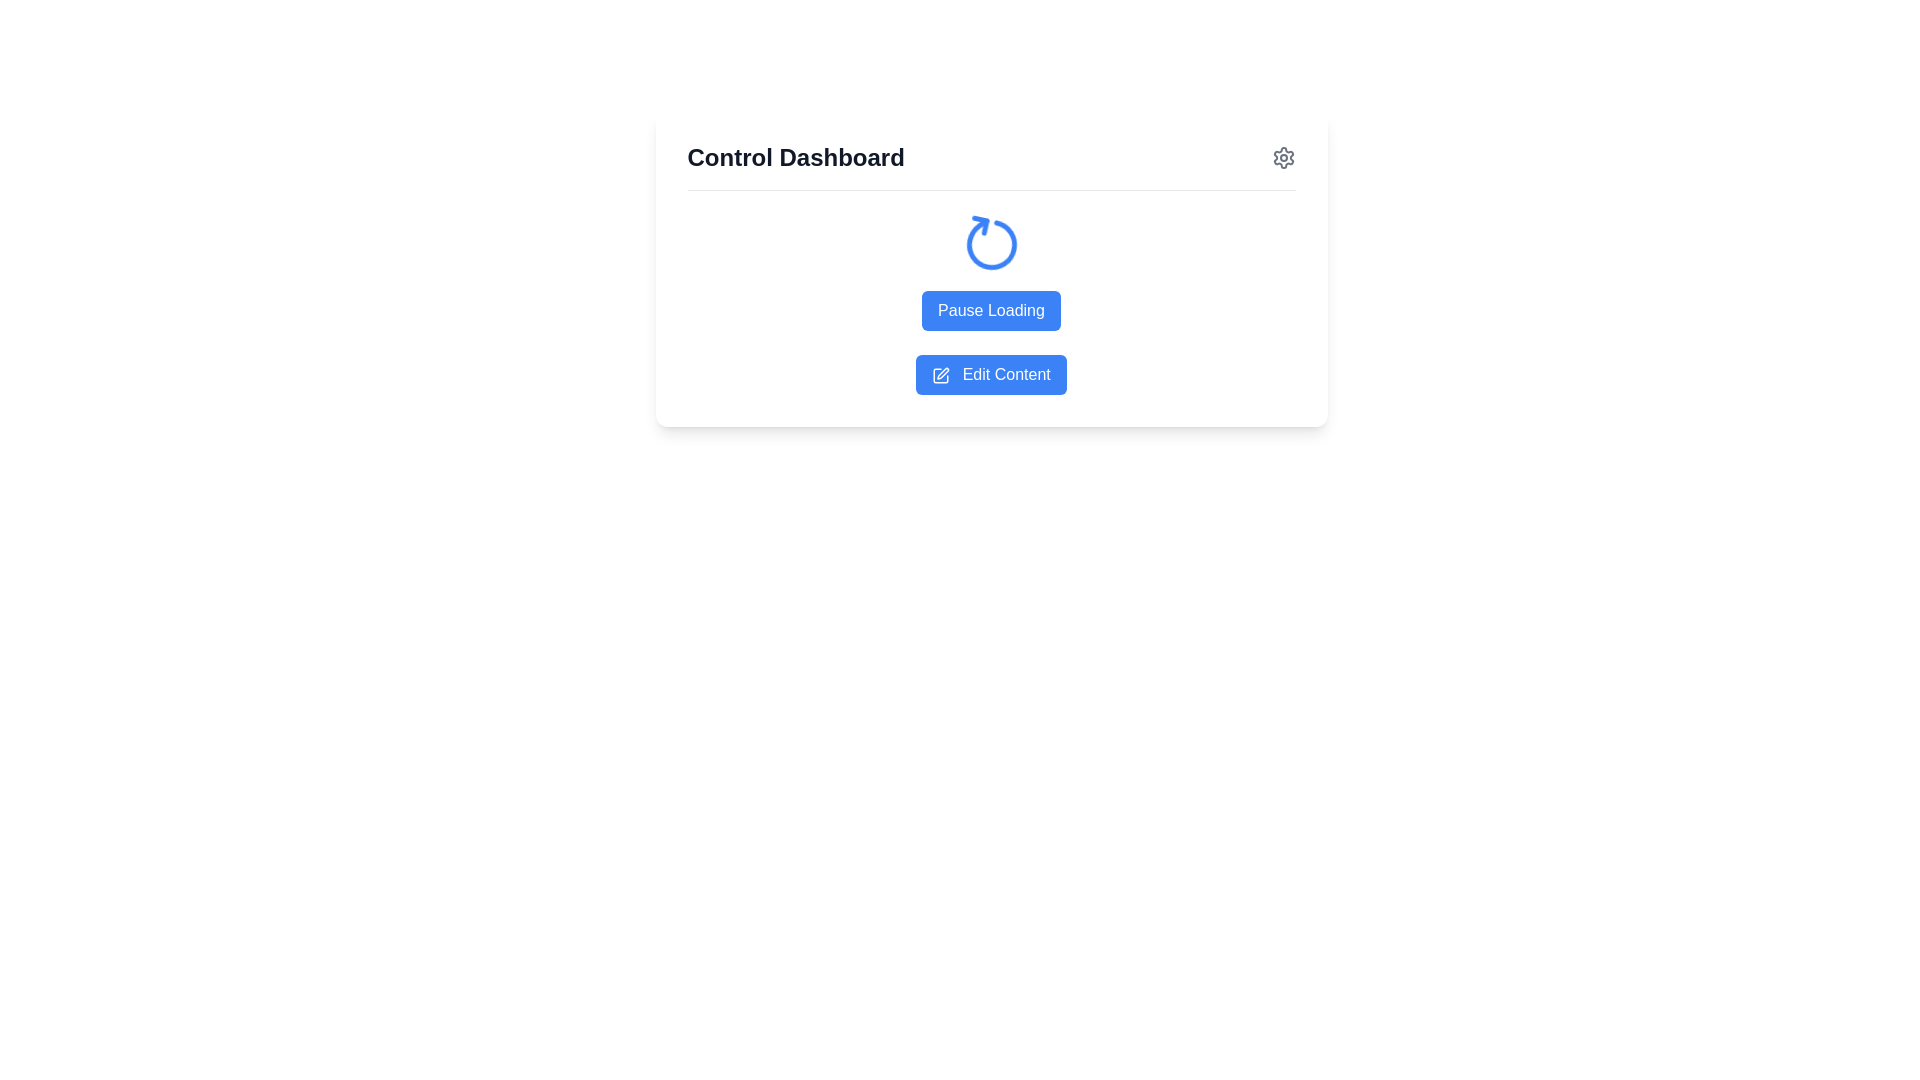  Describe the element at coordinates (991, 244) in the screenshot. I see `the loading indicator icon located at the center of the containing panel, which is positioned above the 'Pause Loading' button` at that location.